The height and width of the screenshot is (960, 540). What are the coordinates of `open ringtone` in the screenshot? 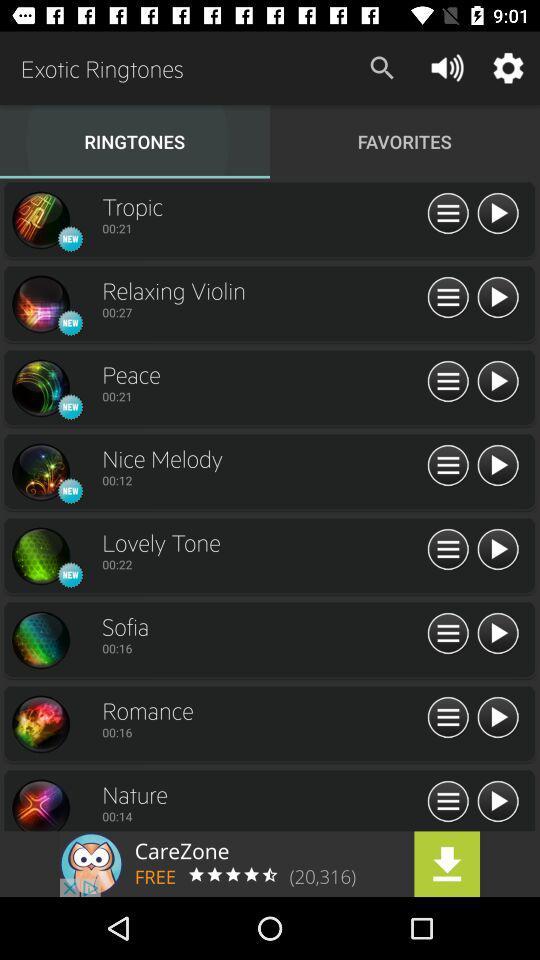 It's located at (40, 804).